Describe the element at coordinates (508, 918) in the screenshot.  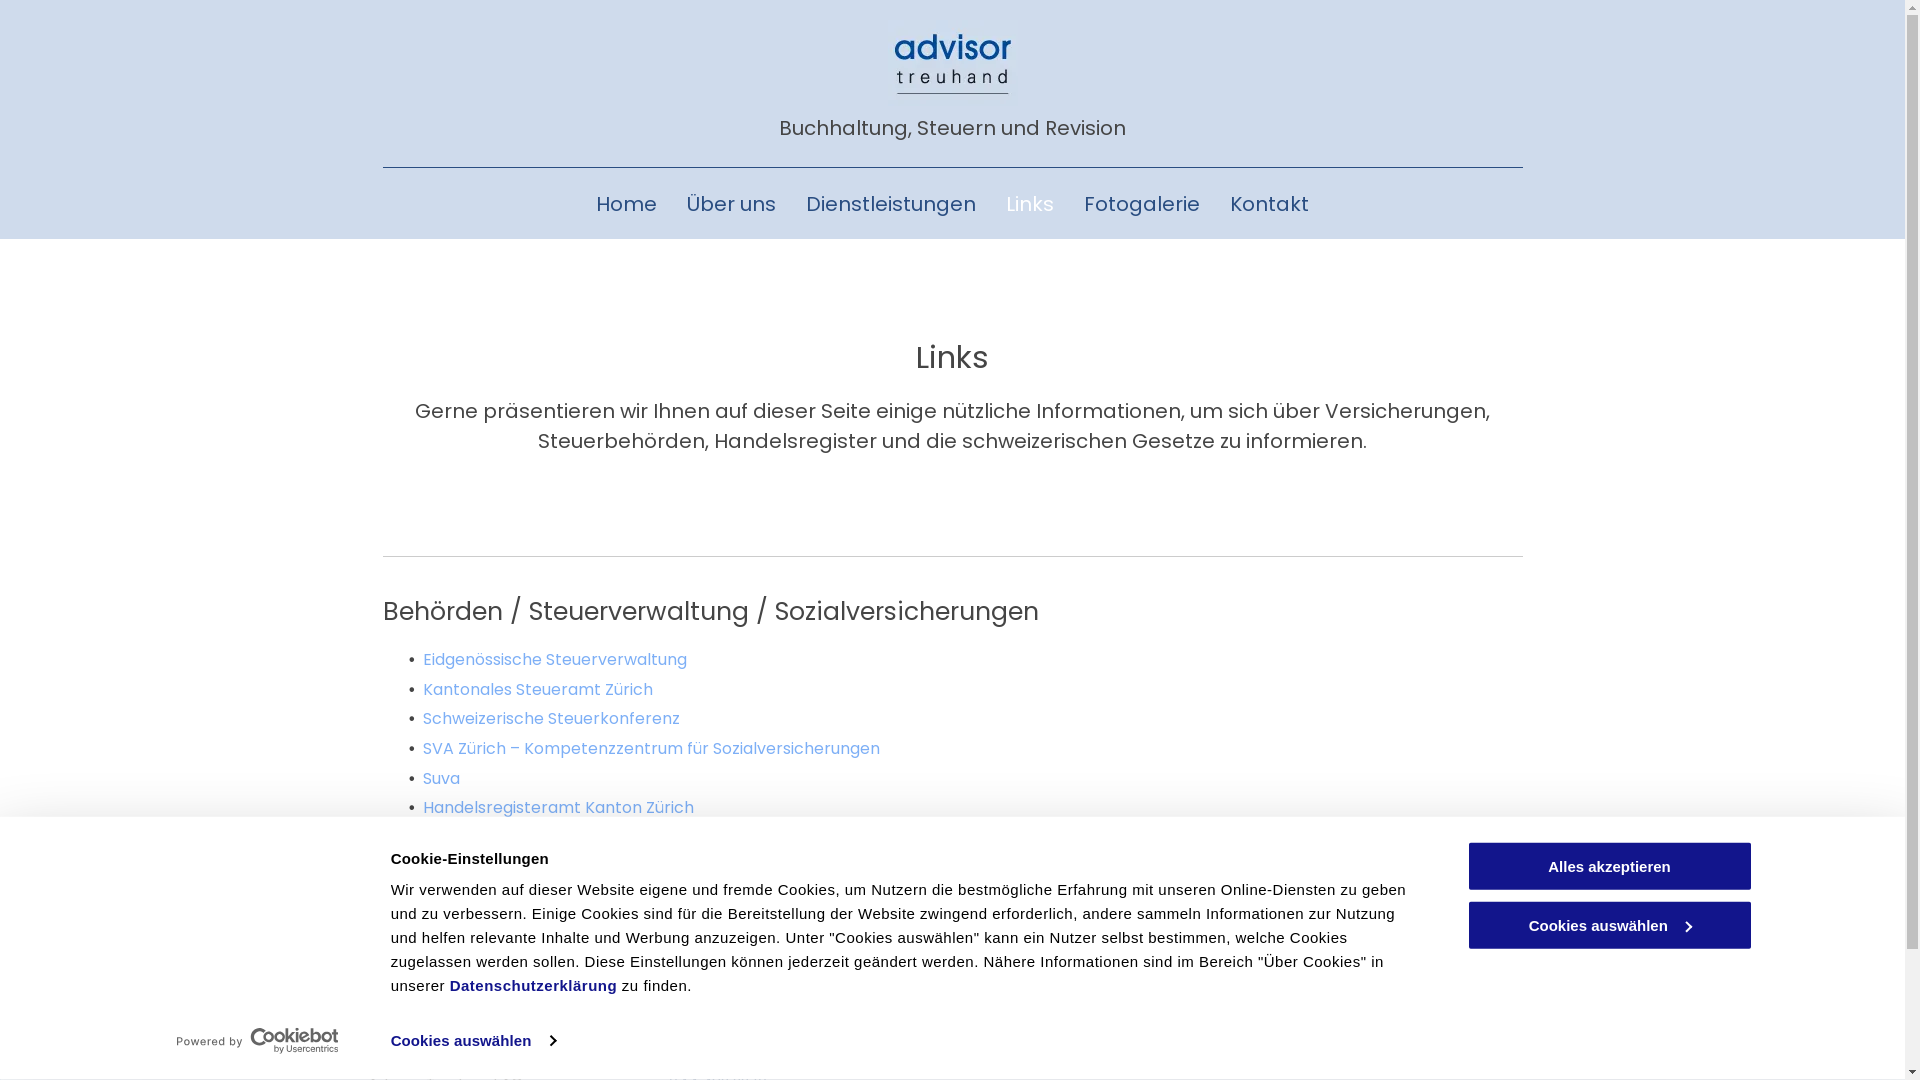
I see `'ZGB (Zivilgesetzbuch)'` at that location.